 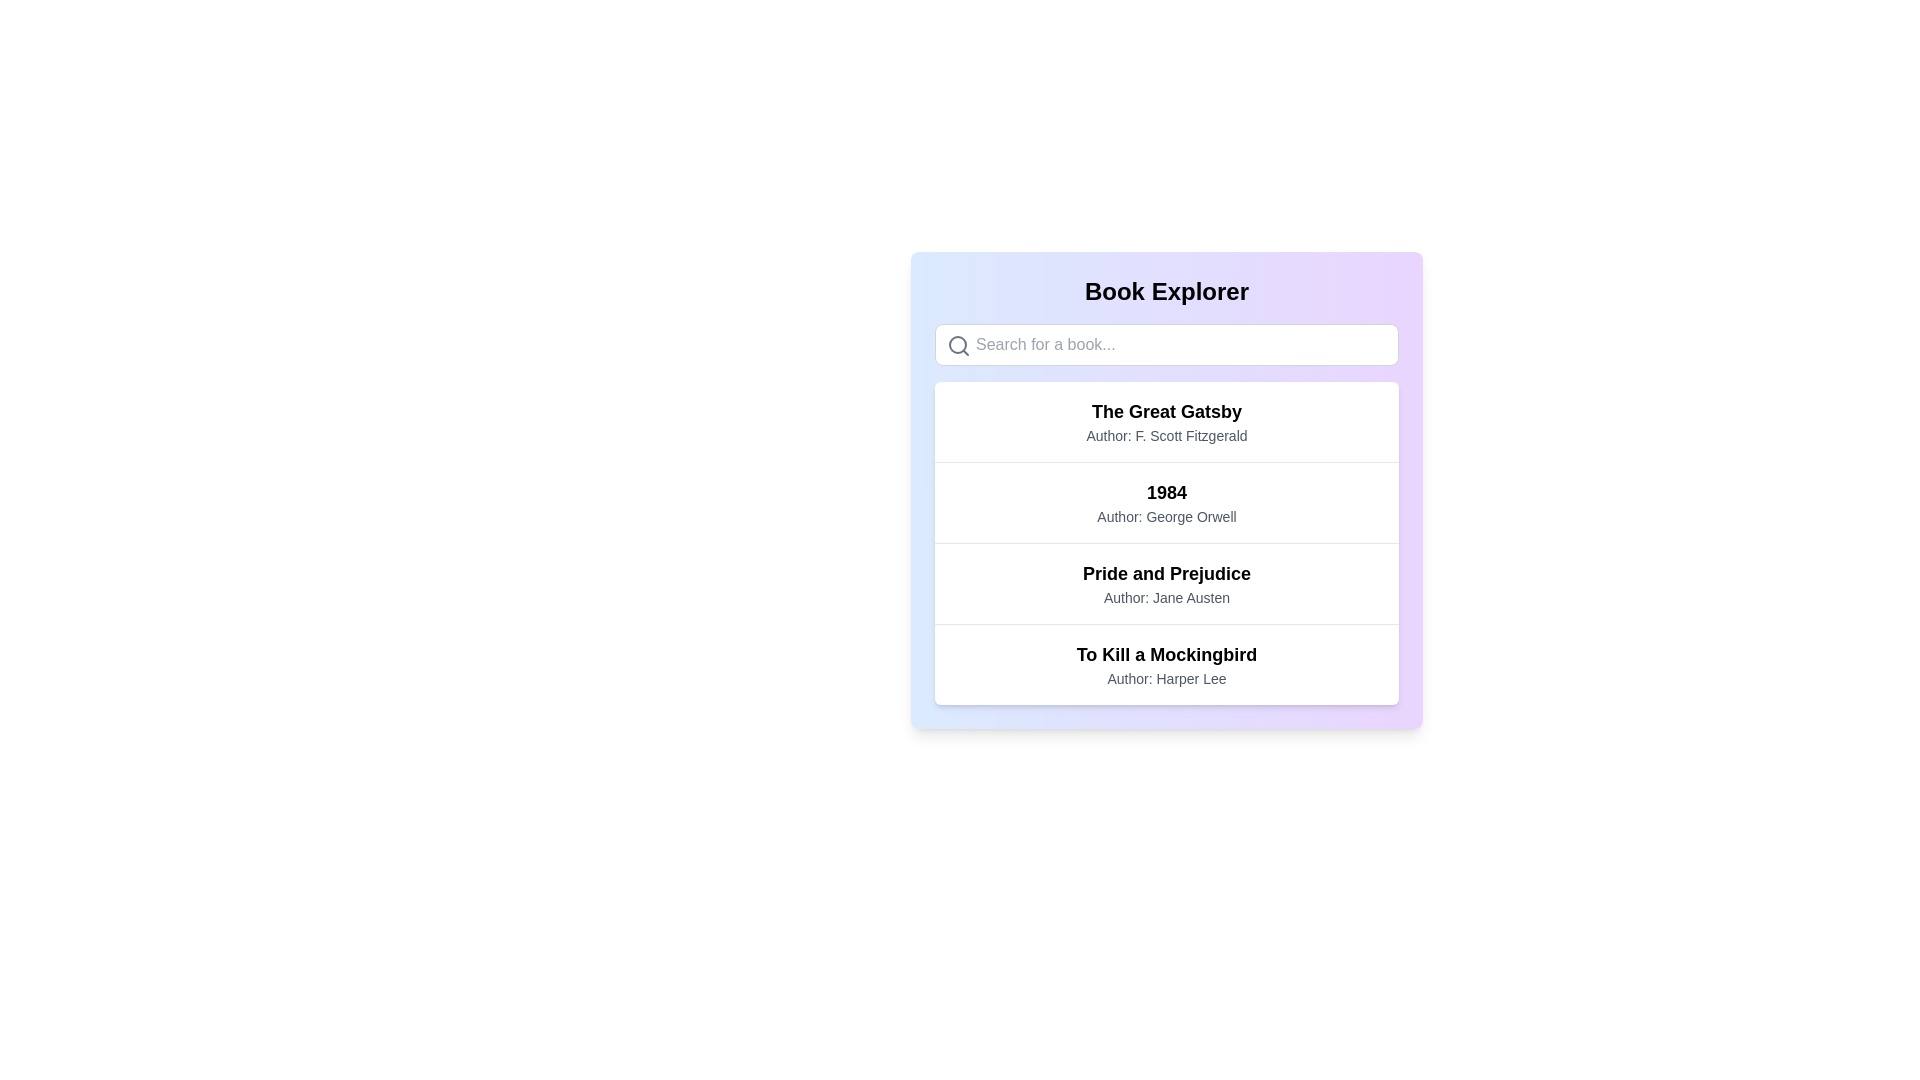 I want to click on text content of the book title label located at the center of the second book entry in the list, which is positioned above the author subtitle 'Author: George Orwell', so click(x=1166, y=493).